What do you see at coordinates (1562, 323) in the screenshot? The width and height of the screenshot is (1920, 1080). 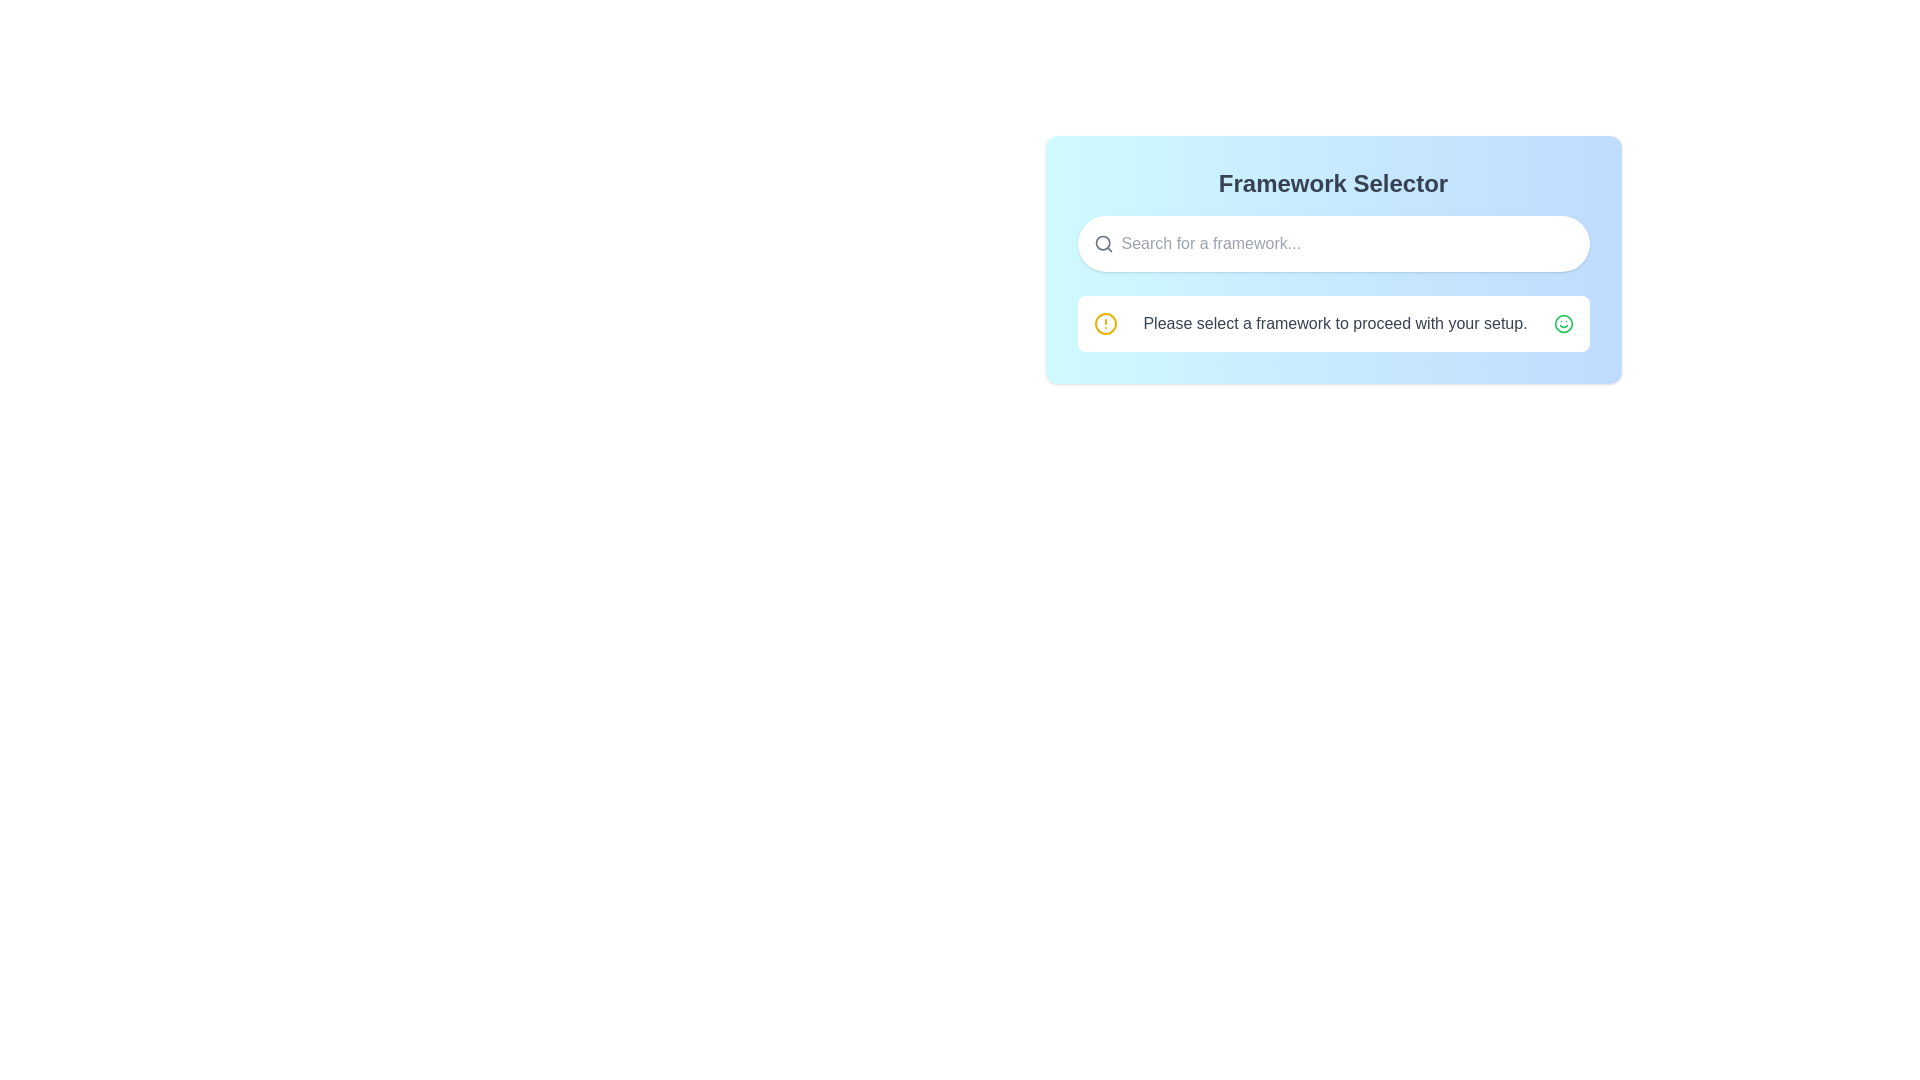 I see `the large circular component of the smiley face icon with a thin green stroke, located in the lower region of the main card component adjacent to the message 'Please select a framework to proceed with your setup.'` at bounding box center [1562, 323].